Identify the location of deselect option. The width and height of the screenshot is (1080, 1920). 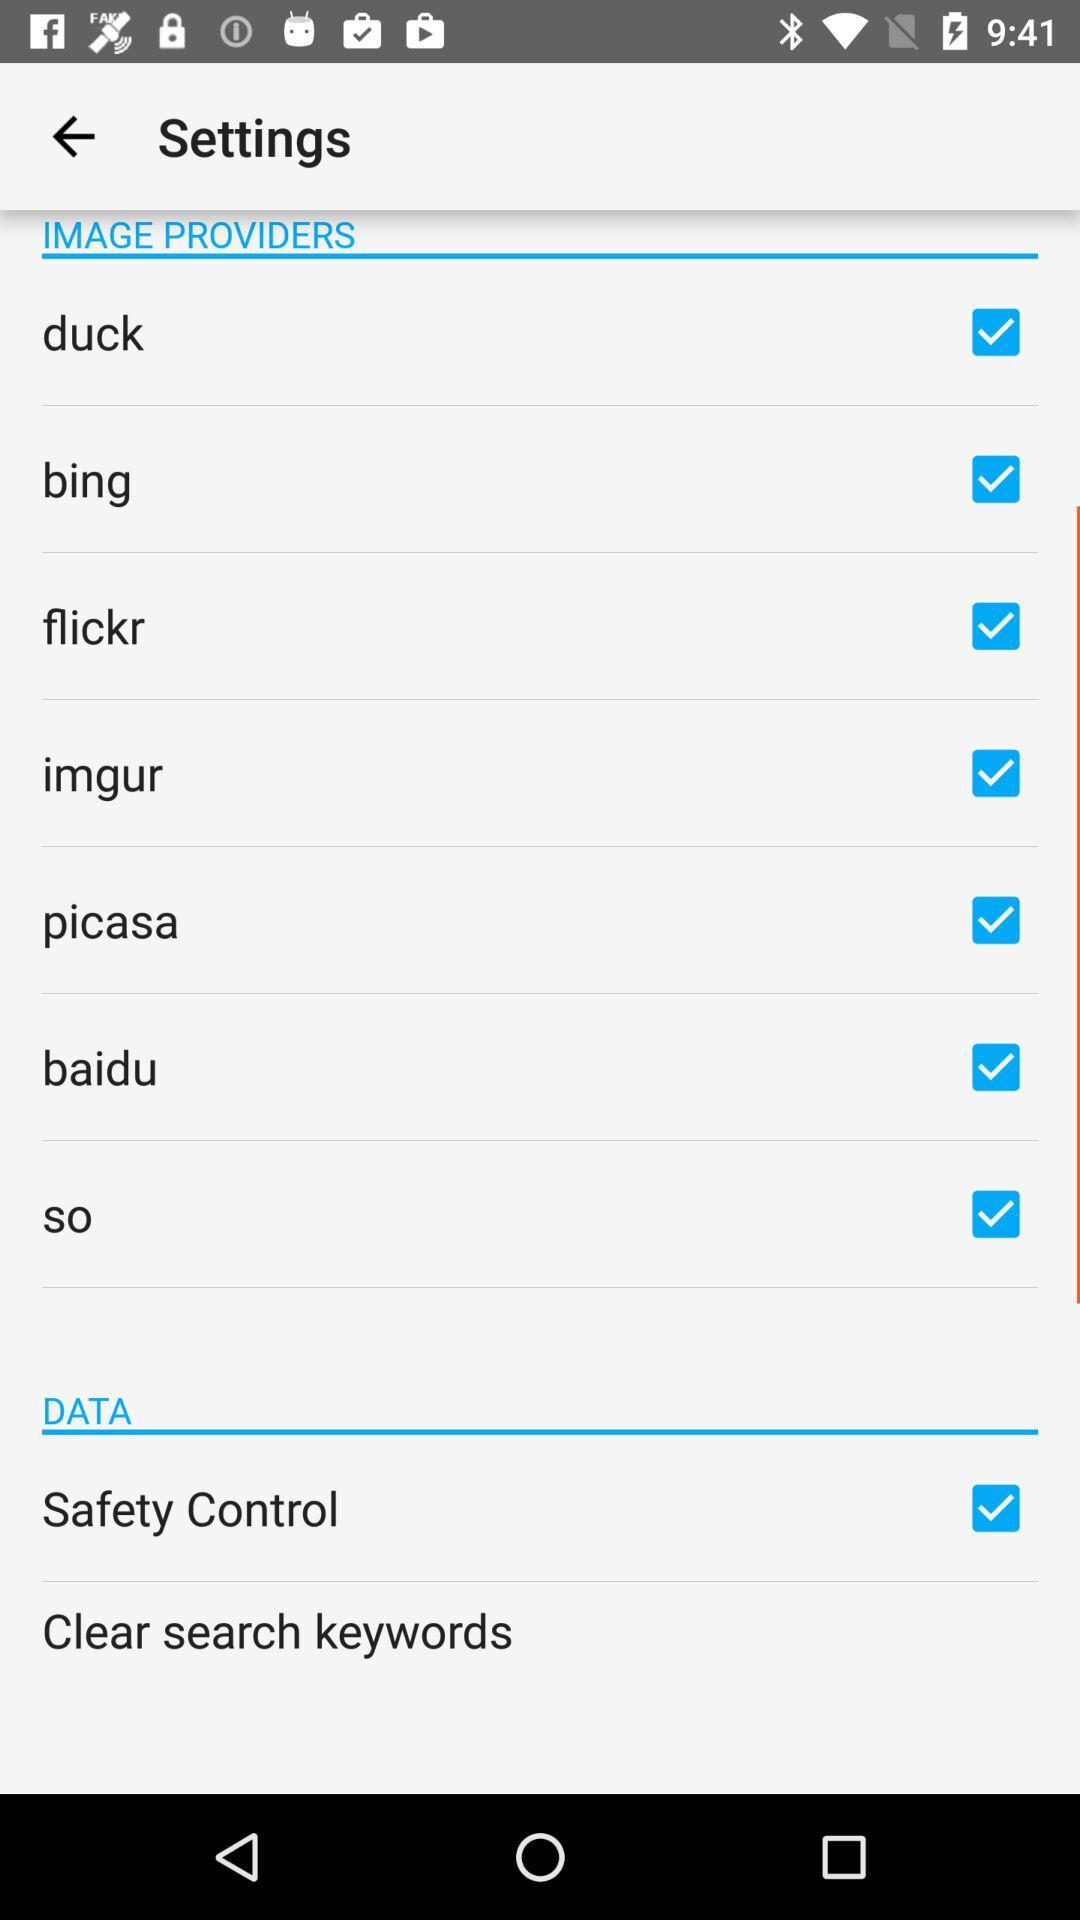
(995, 624).